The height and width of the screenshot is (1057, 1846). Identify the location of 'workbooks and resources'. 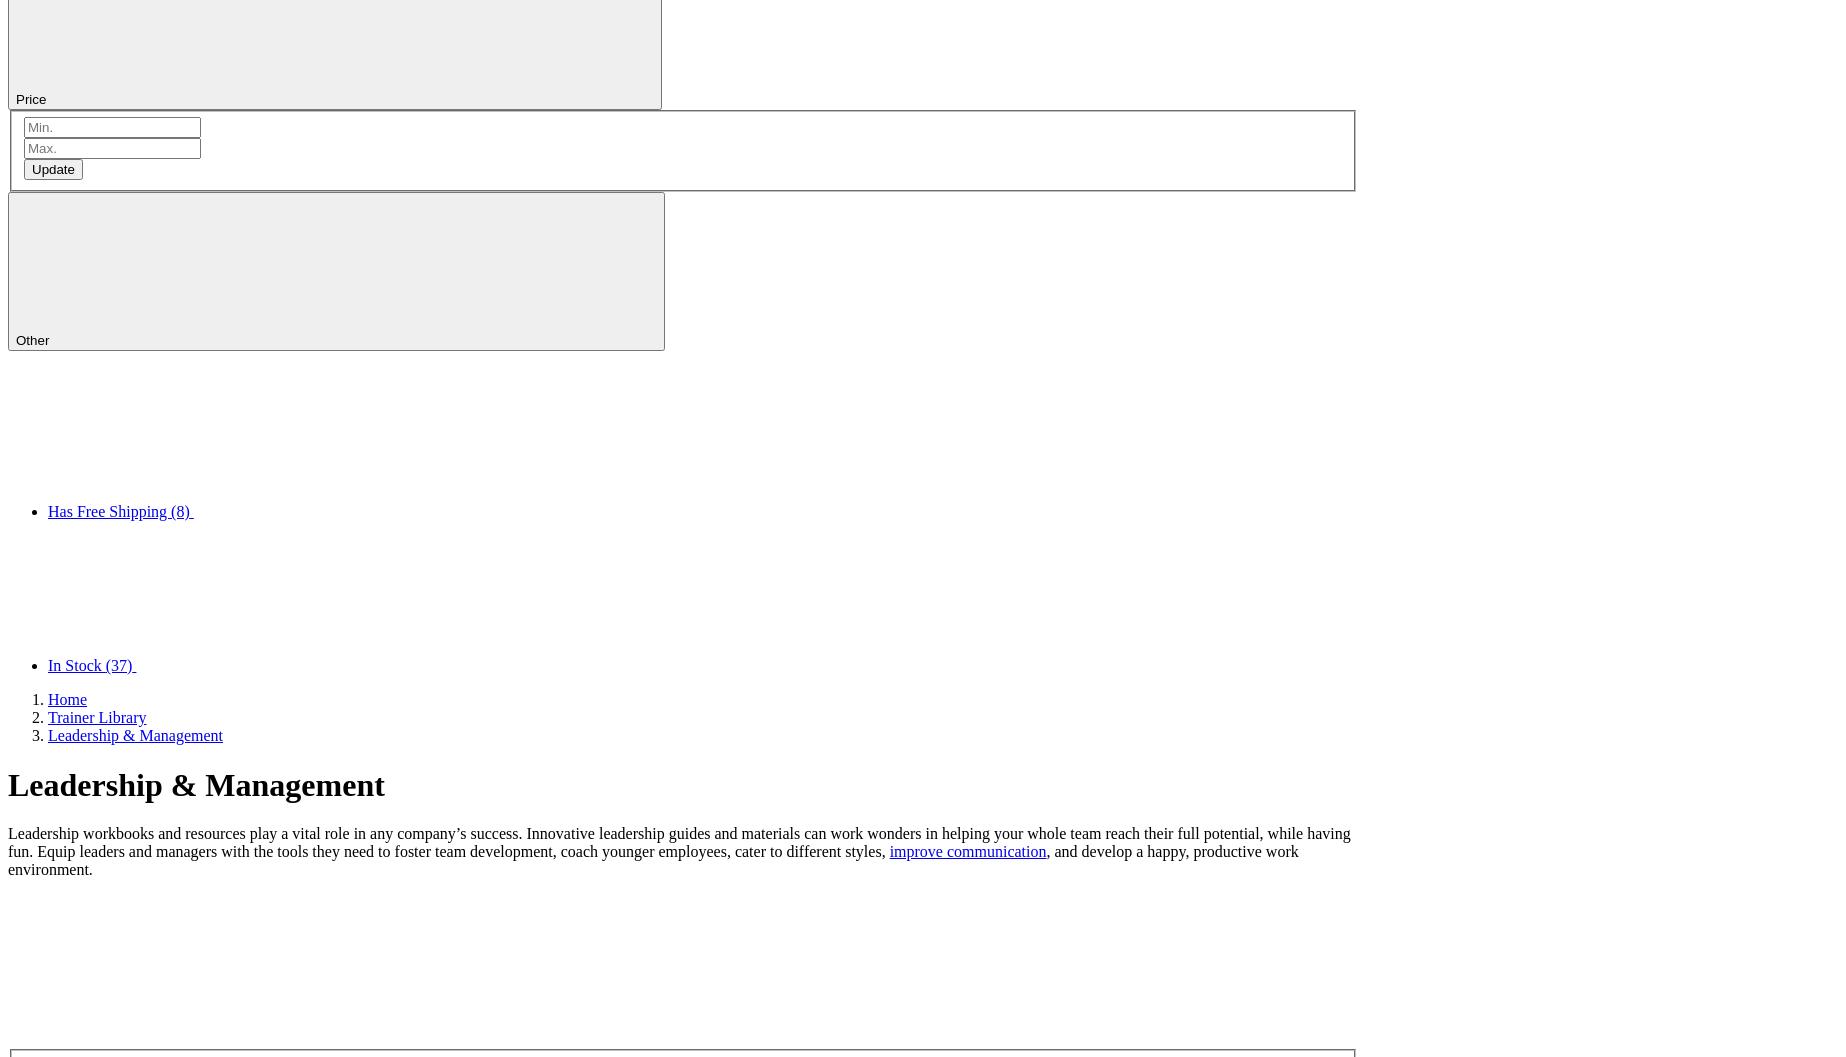
(163, 832).